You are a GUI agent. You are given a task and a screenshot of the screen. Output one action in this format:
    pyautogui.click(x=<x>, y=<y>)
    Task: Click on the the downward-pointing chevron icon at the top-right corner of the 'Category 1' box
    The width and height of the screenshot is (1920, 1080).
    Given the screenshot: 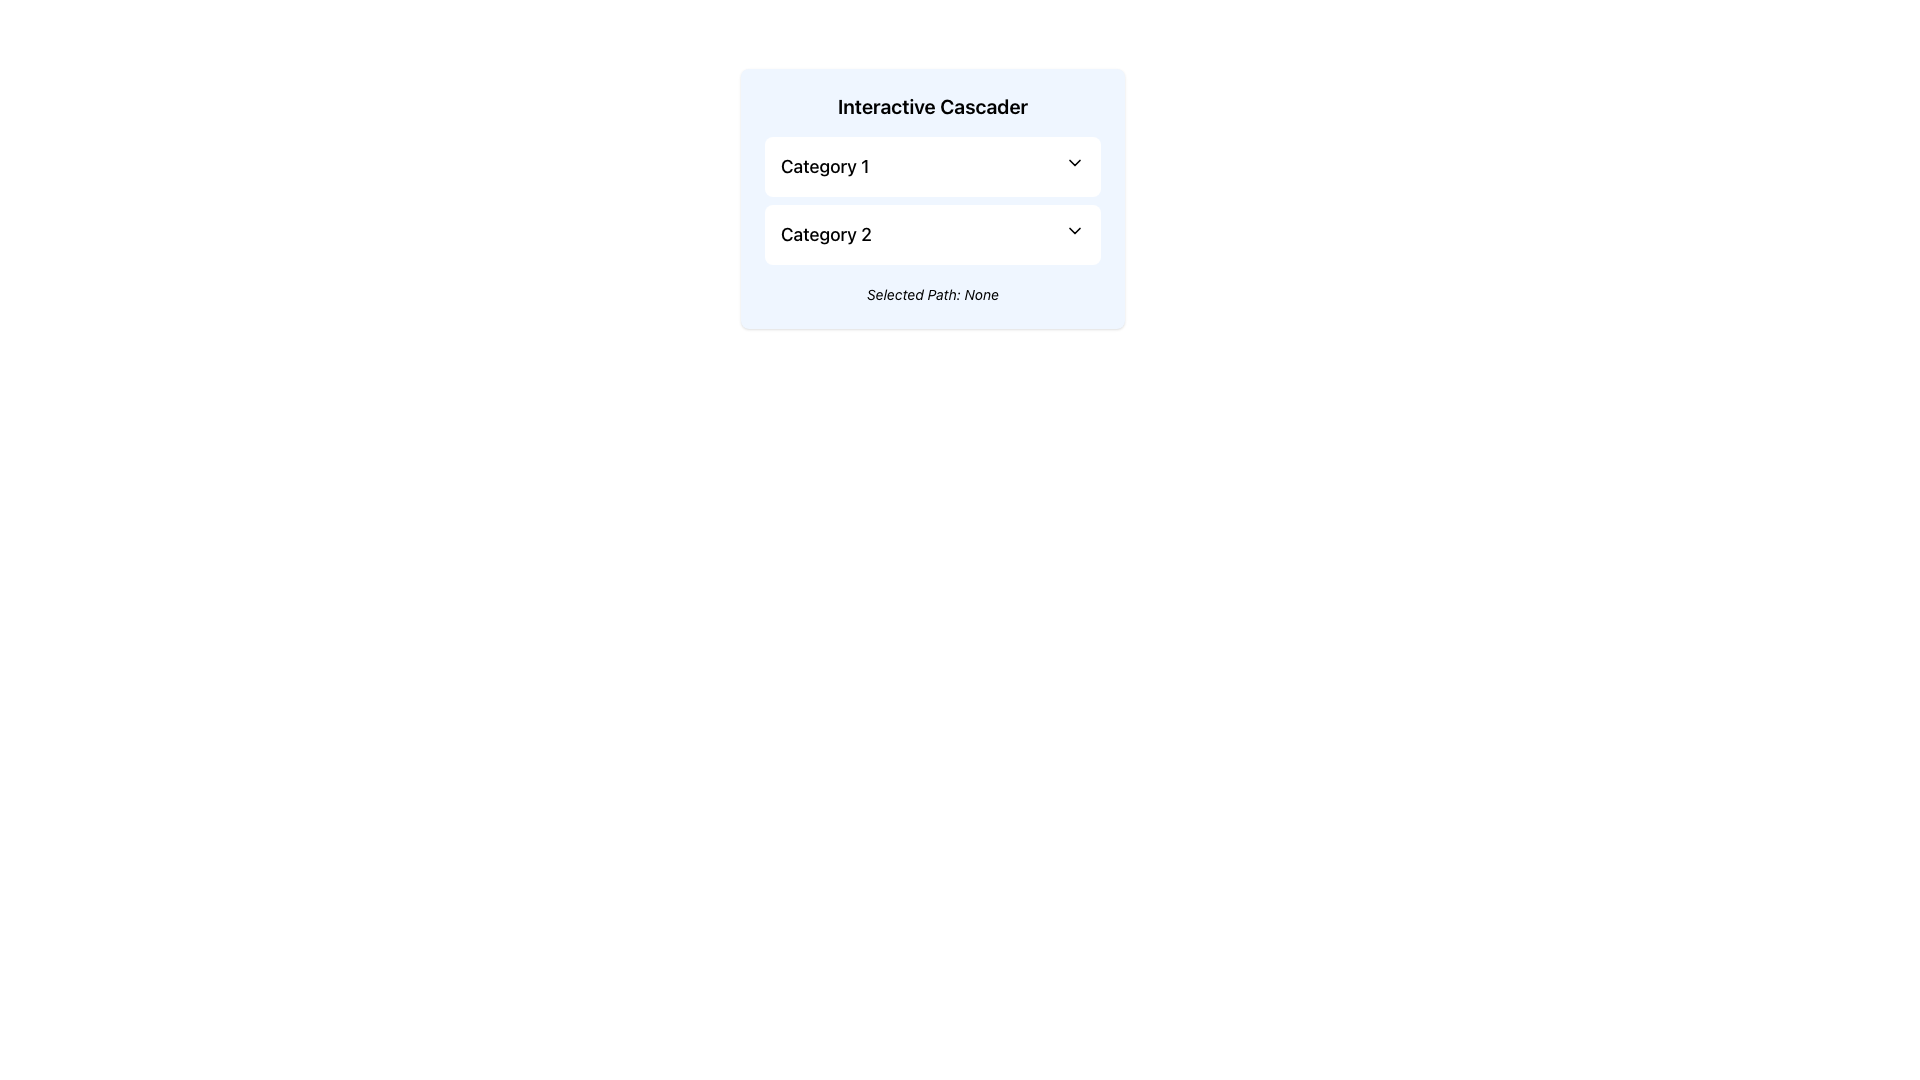 What is the action you would take?
    pyautogui.click(x=1074, y=161)
    